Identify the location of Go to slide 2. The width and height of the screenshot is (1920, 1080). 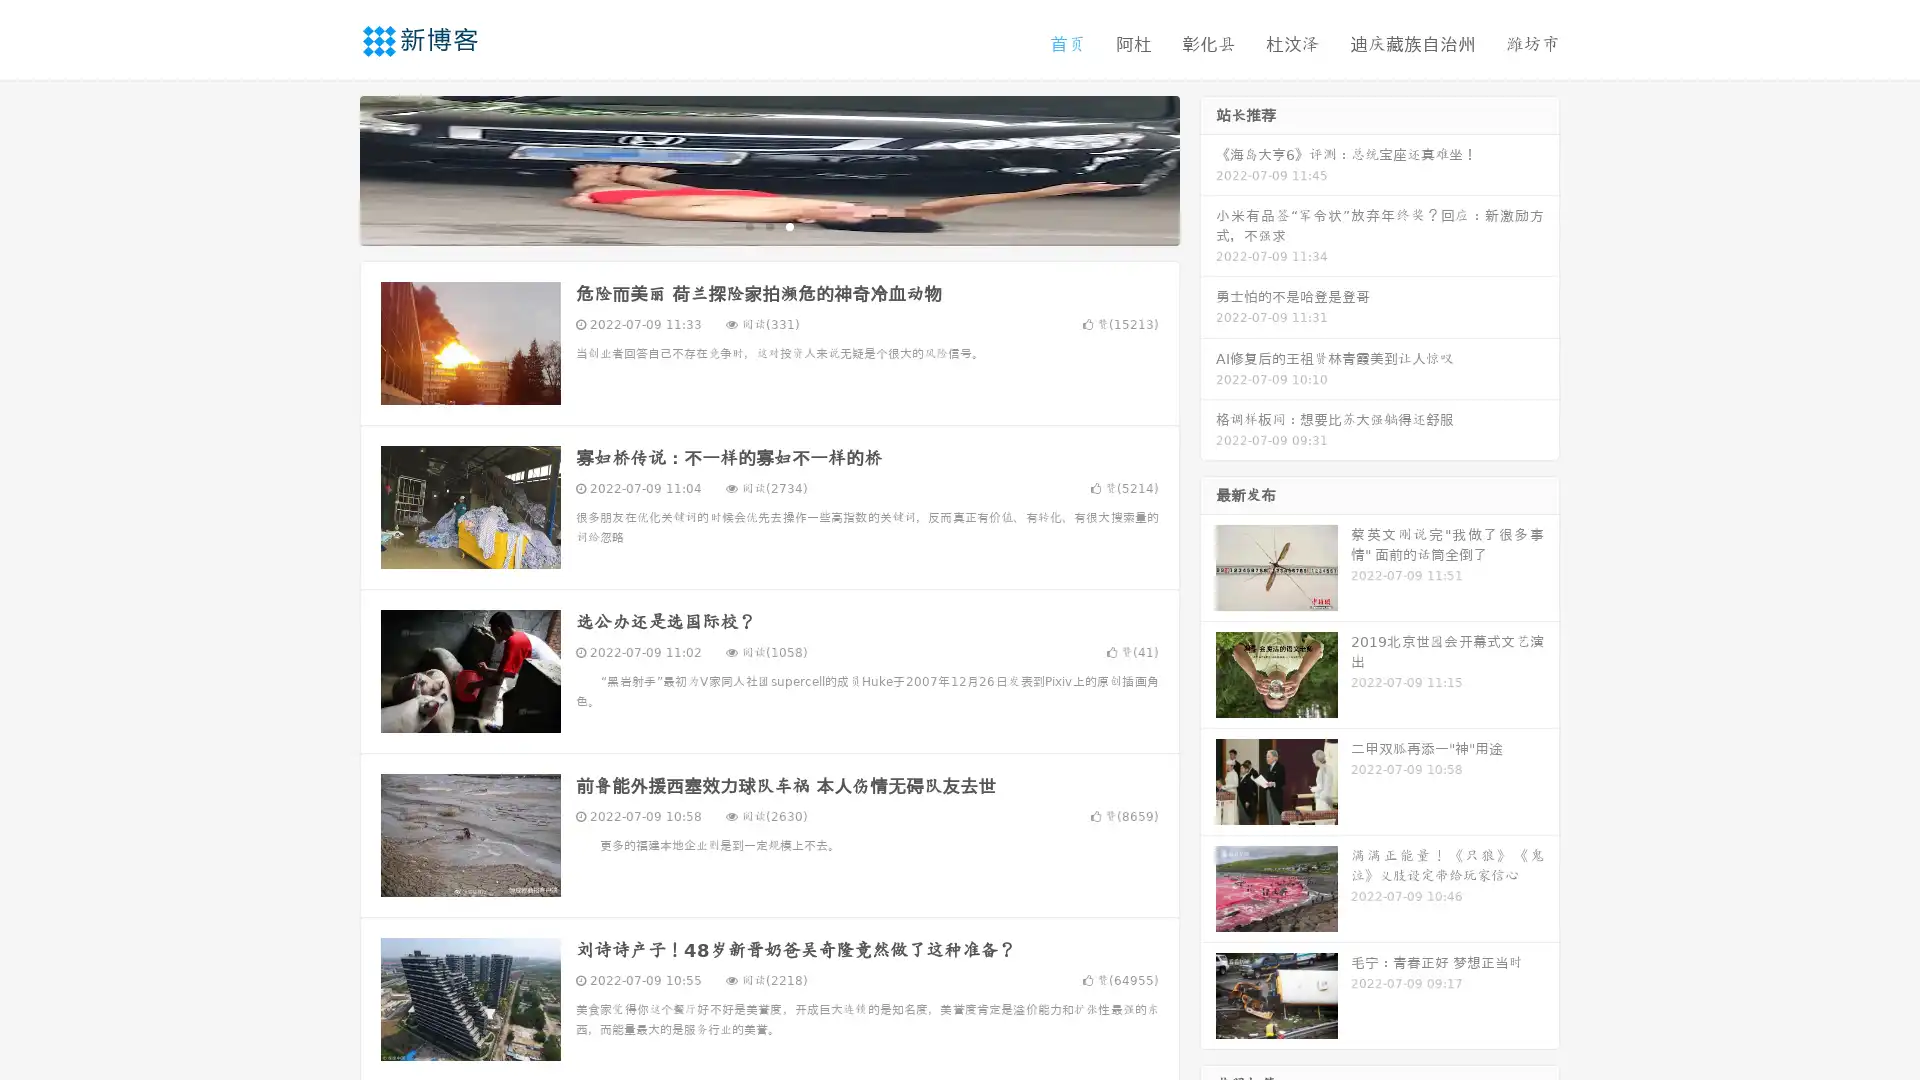
(768, 225).